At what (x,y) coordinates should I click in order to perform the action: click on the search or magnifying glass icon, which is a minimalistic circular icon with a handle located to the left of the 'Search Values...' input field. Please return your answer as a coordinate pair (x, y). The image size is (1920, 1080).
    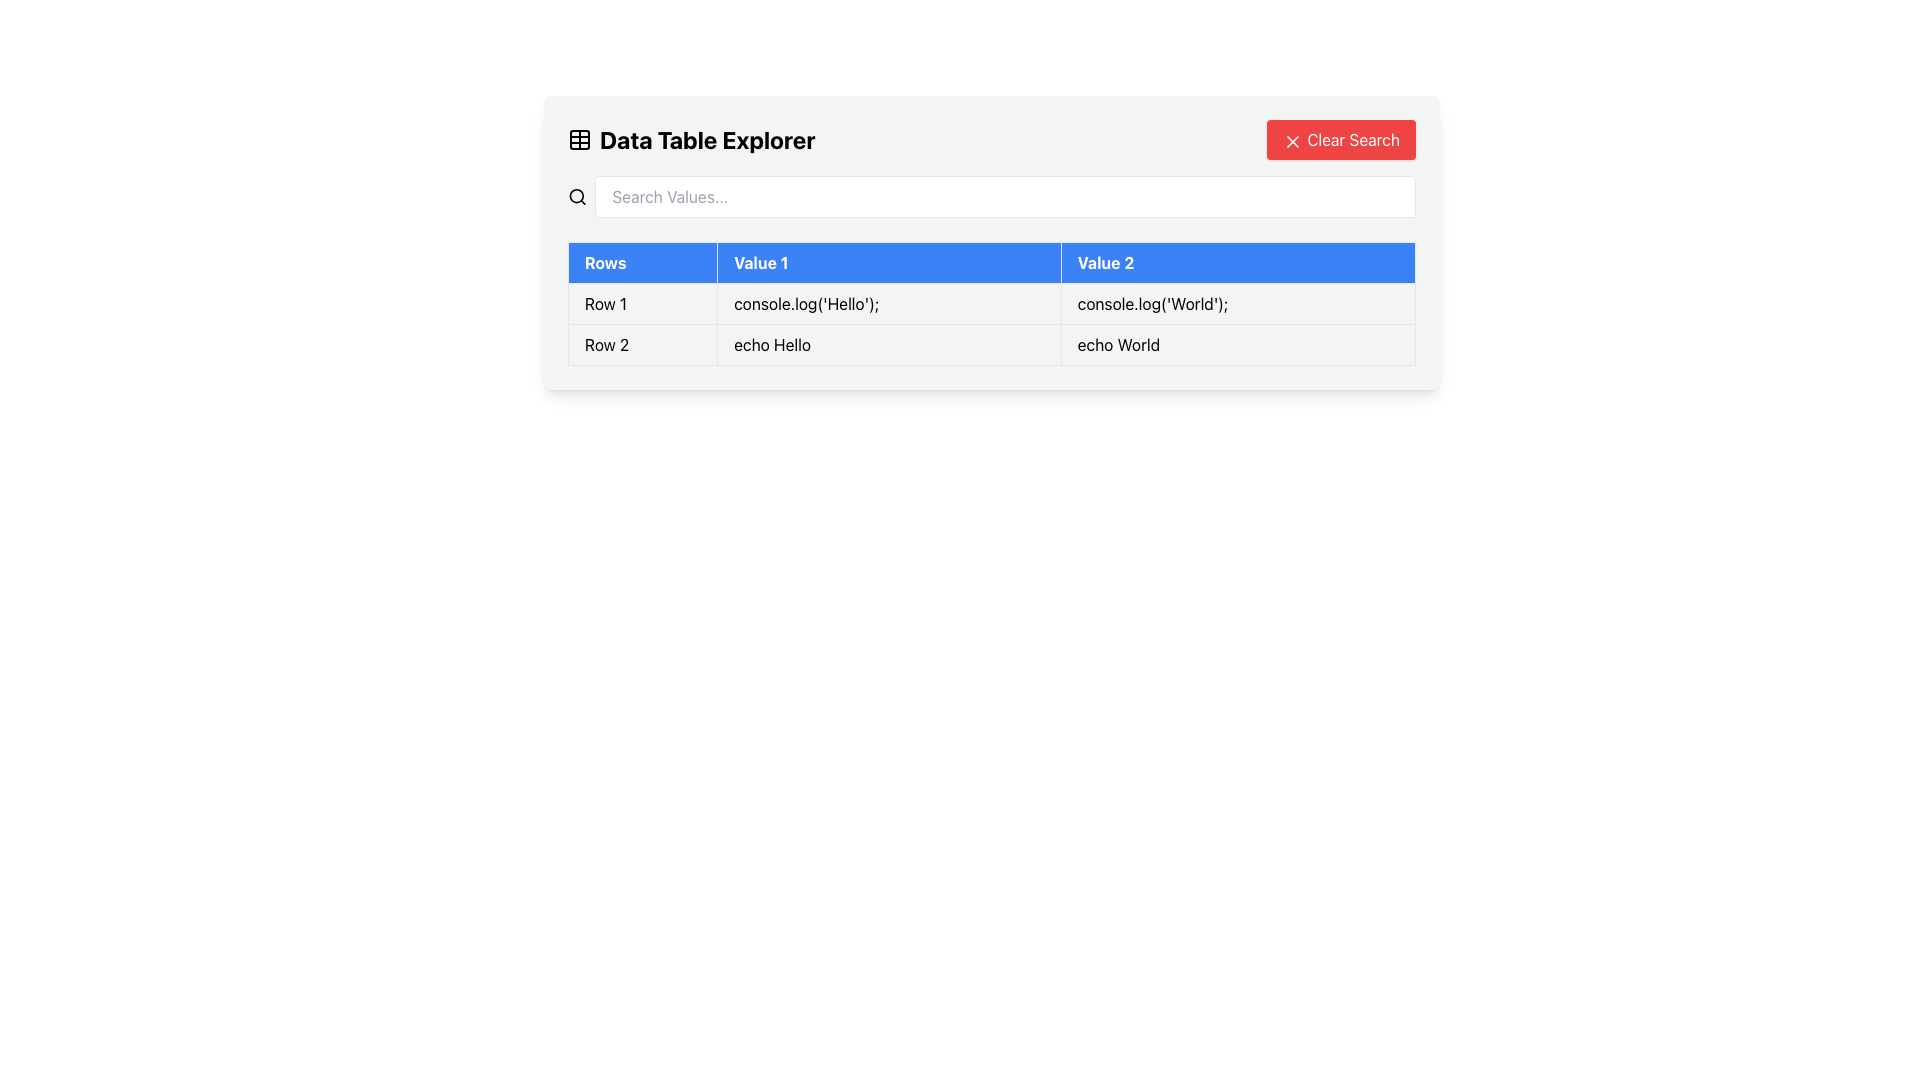
    Looking at the image, I should click on (576, 196).